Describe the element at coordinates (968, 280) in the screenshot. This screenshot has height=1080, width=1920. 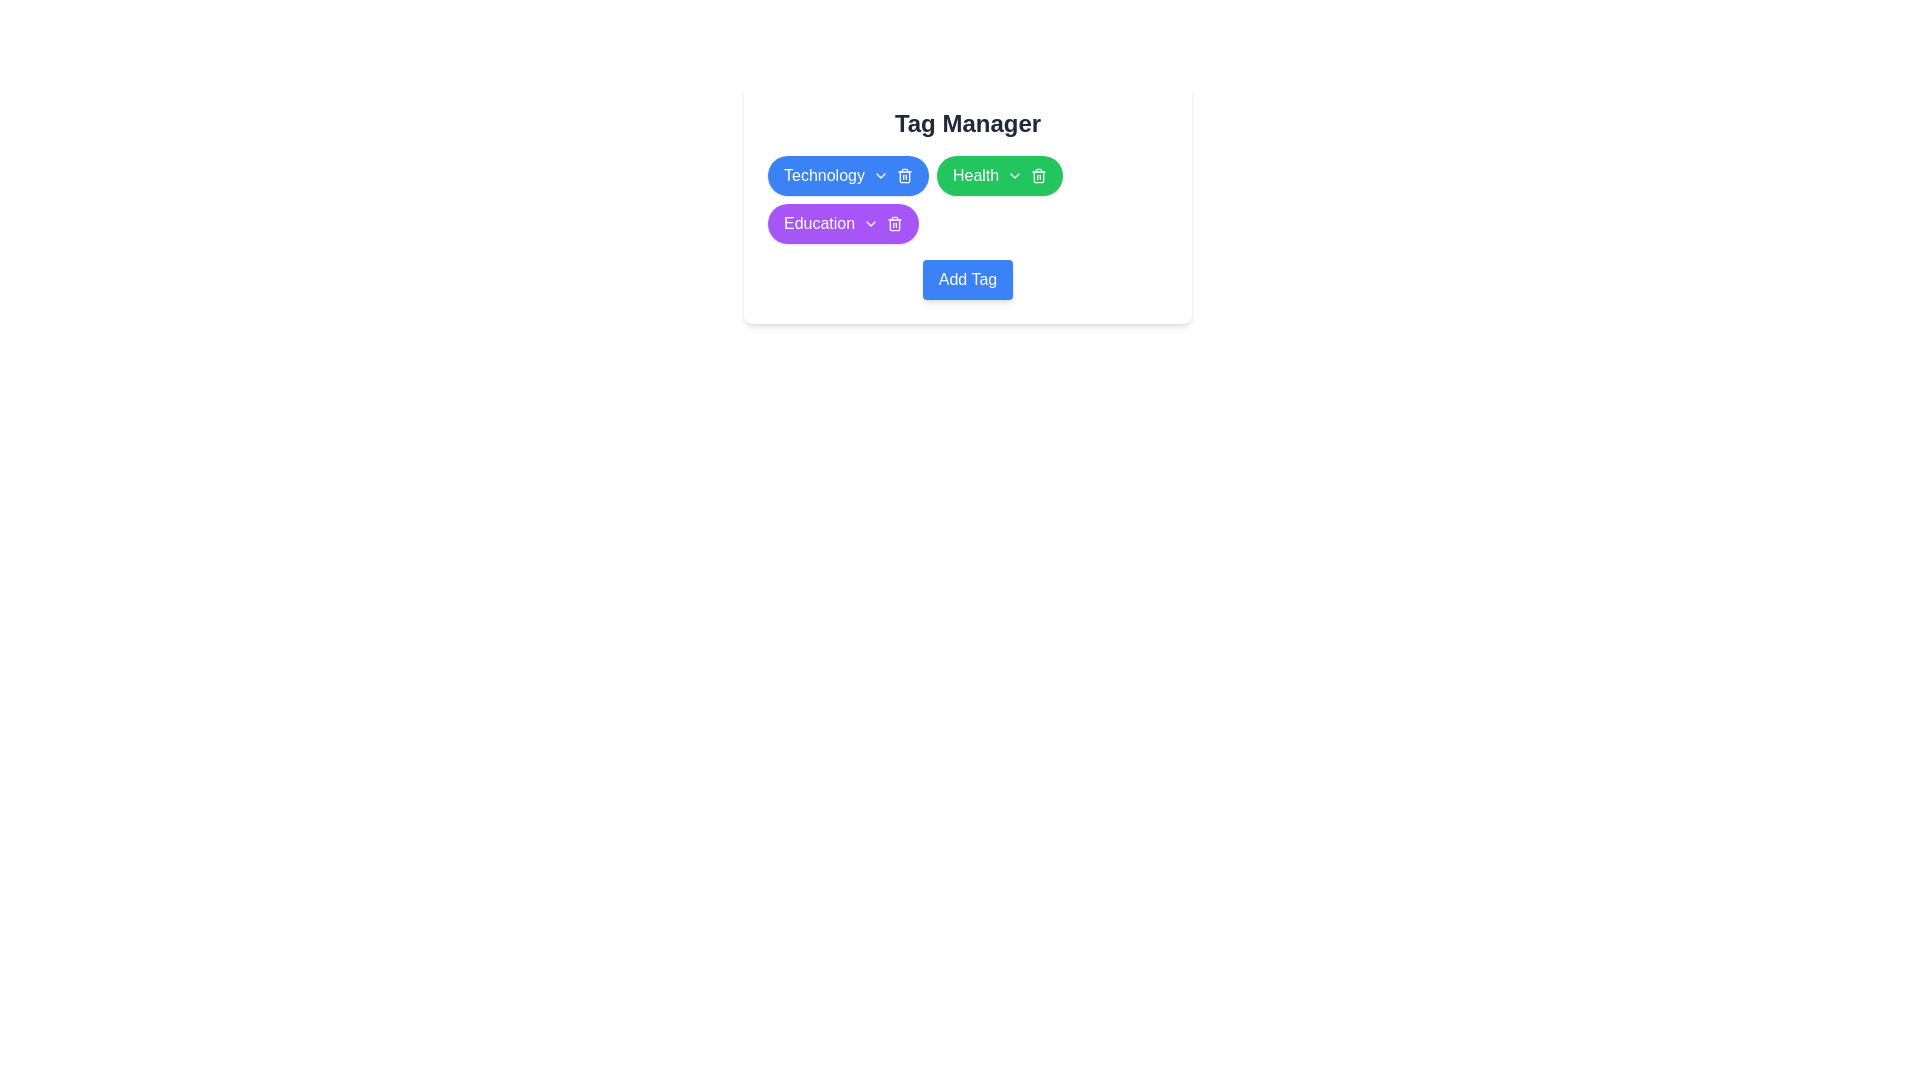
I see `the 'Add Tag' button to add a new tag` at that location.